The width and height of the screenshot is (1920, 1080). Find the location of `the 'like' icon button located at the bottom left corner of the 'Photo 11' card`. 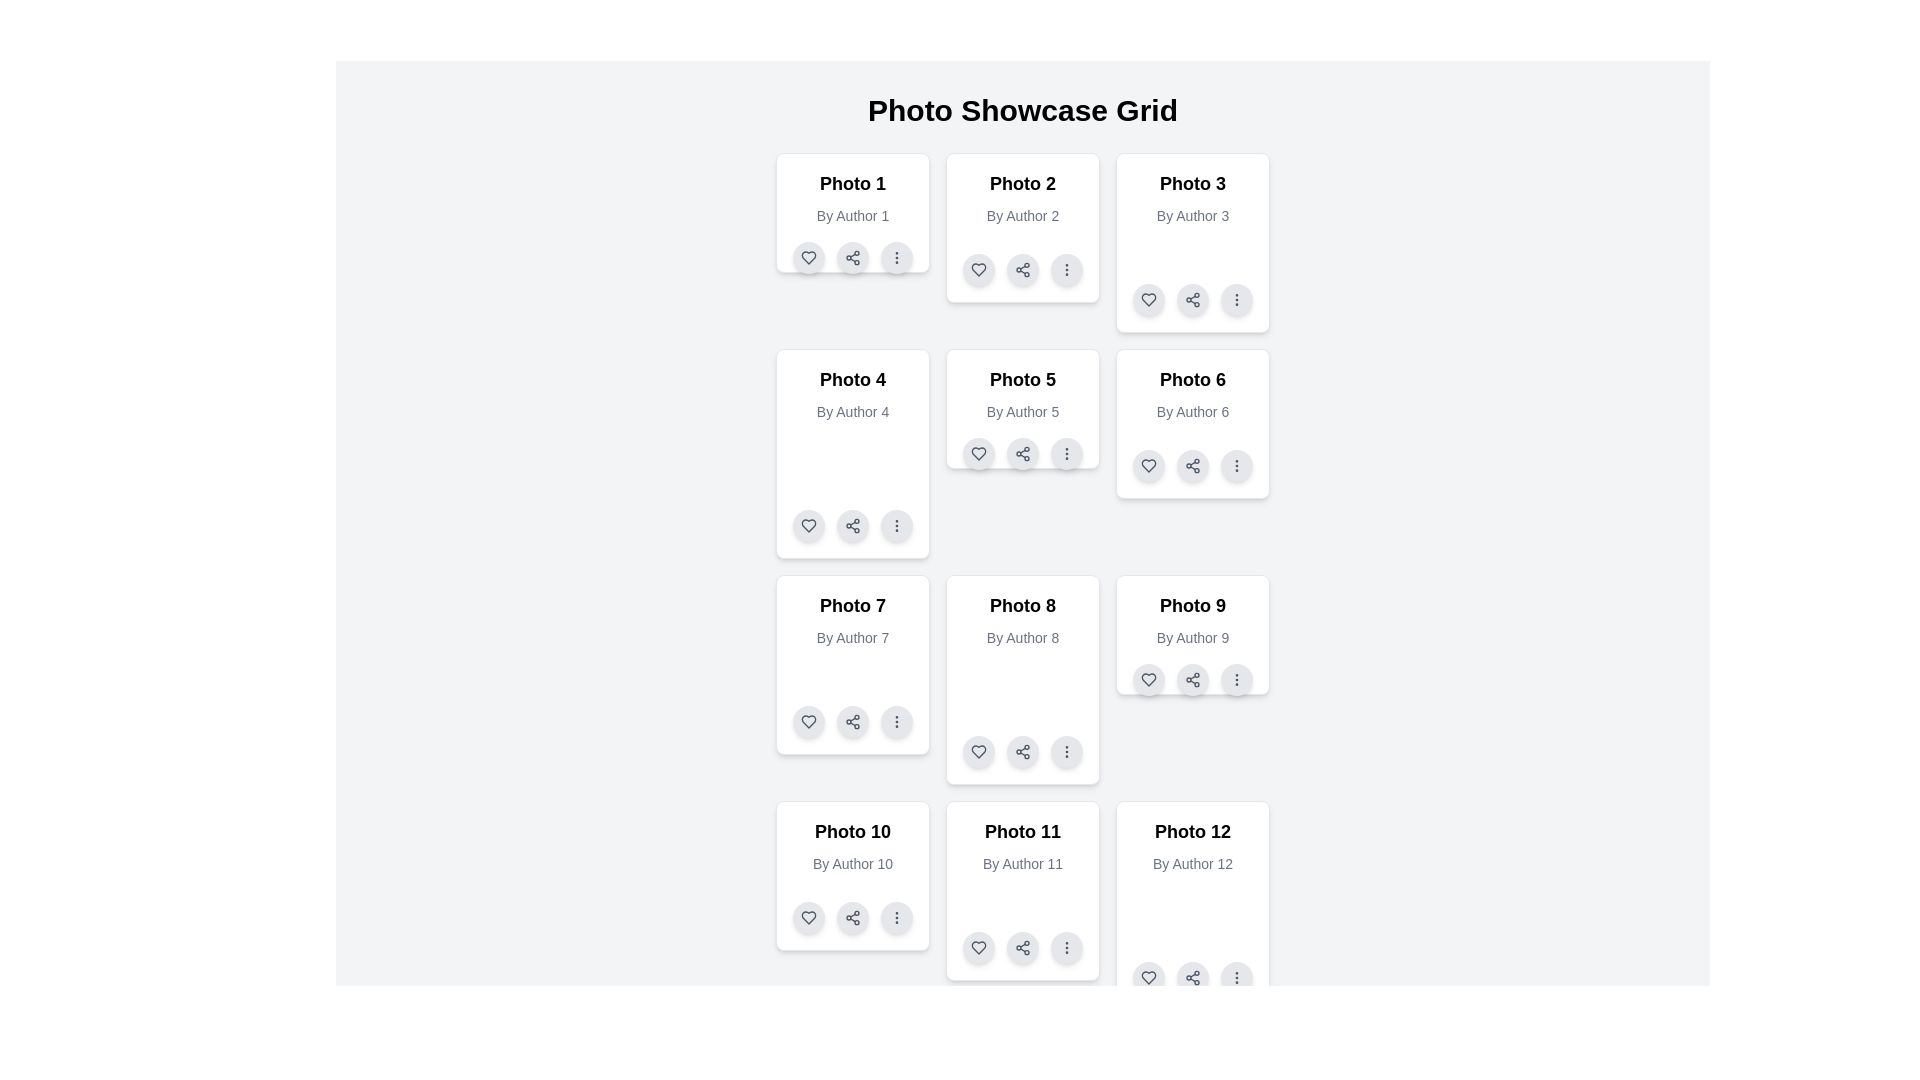

the 'like' icon button located at the bottom left corner of the 'Photo 11' card is located at coordinates (979, 947).